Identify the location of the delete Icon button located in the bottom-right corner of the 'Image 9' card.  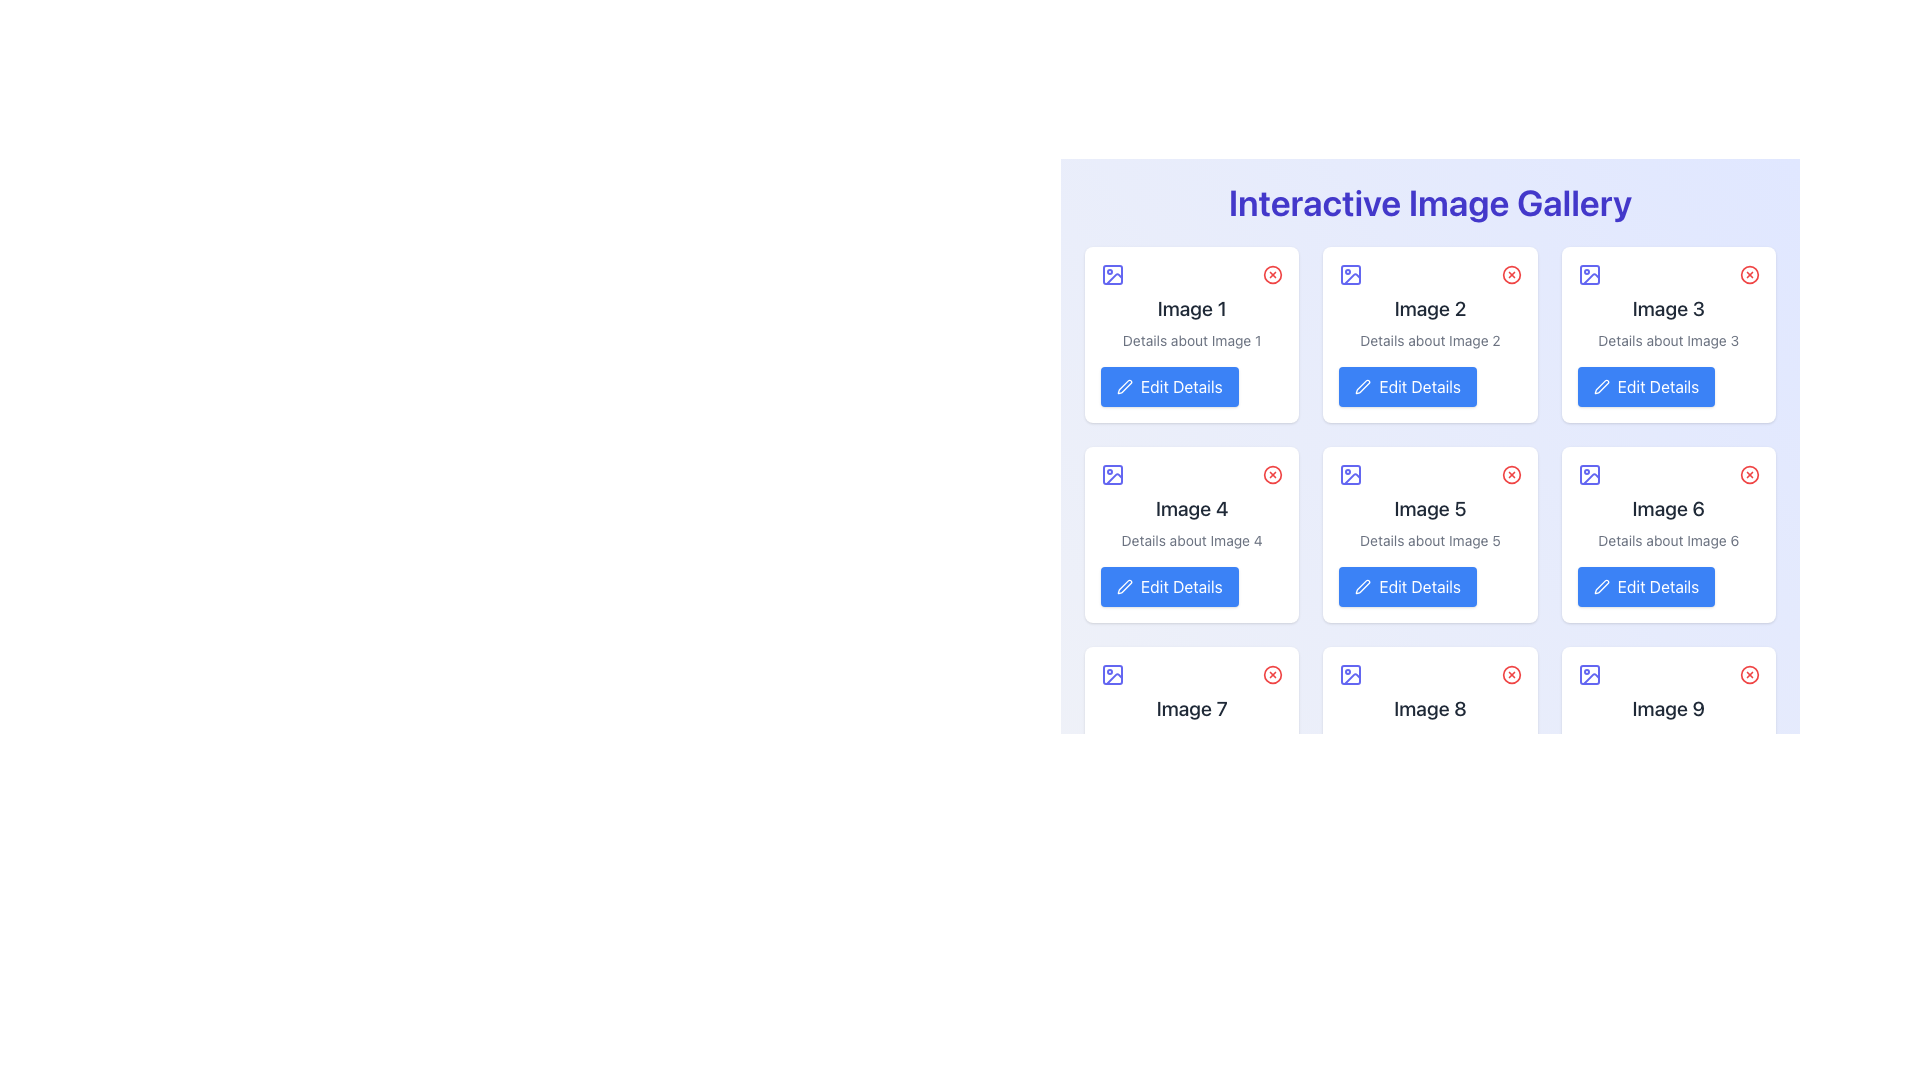
(1748, 675).